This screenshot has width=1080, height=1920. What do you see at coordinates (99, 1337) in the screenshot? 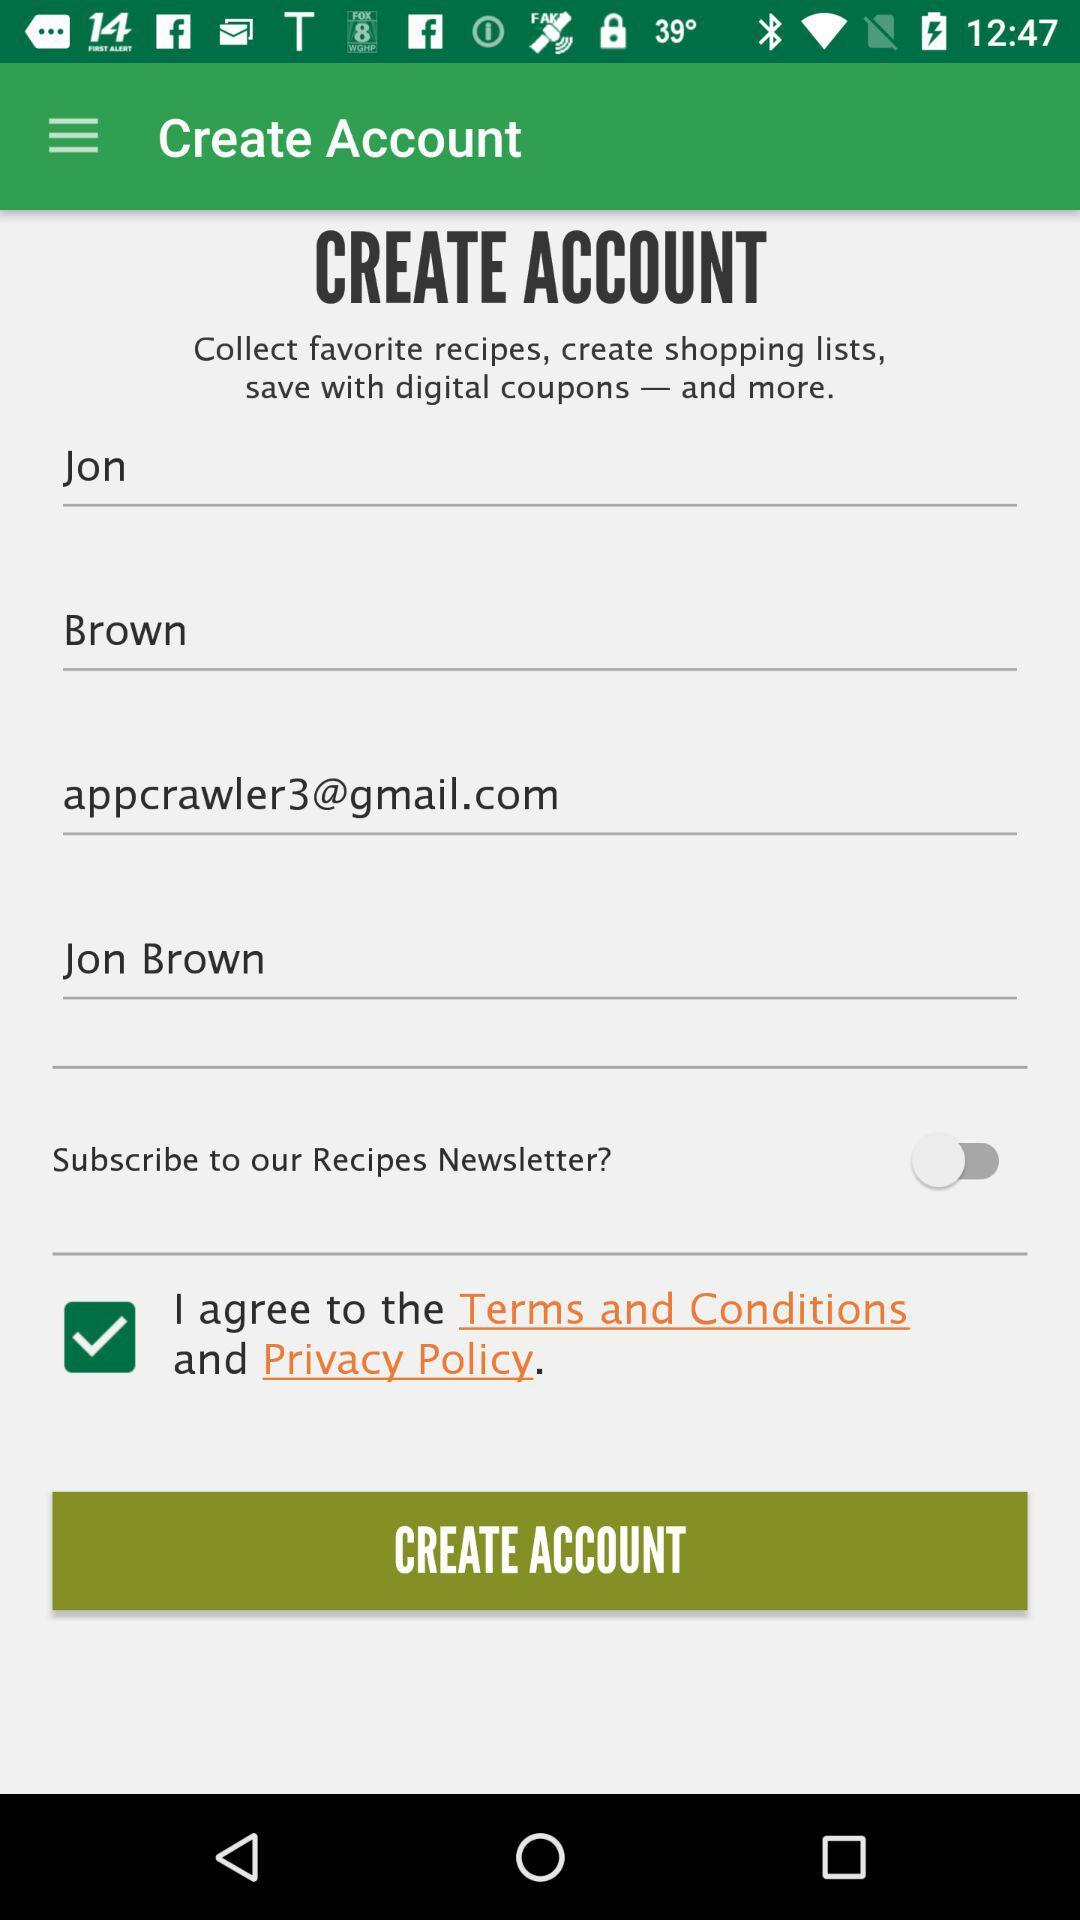
I see `check to agree to the terms and conditions and privacy policy` at bounding box center [99, 1337].